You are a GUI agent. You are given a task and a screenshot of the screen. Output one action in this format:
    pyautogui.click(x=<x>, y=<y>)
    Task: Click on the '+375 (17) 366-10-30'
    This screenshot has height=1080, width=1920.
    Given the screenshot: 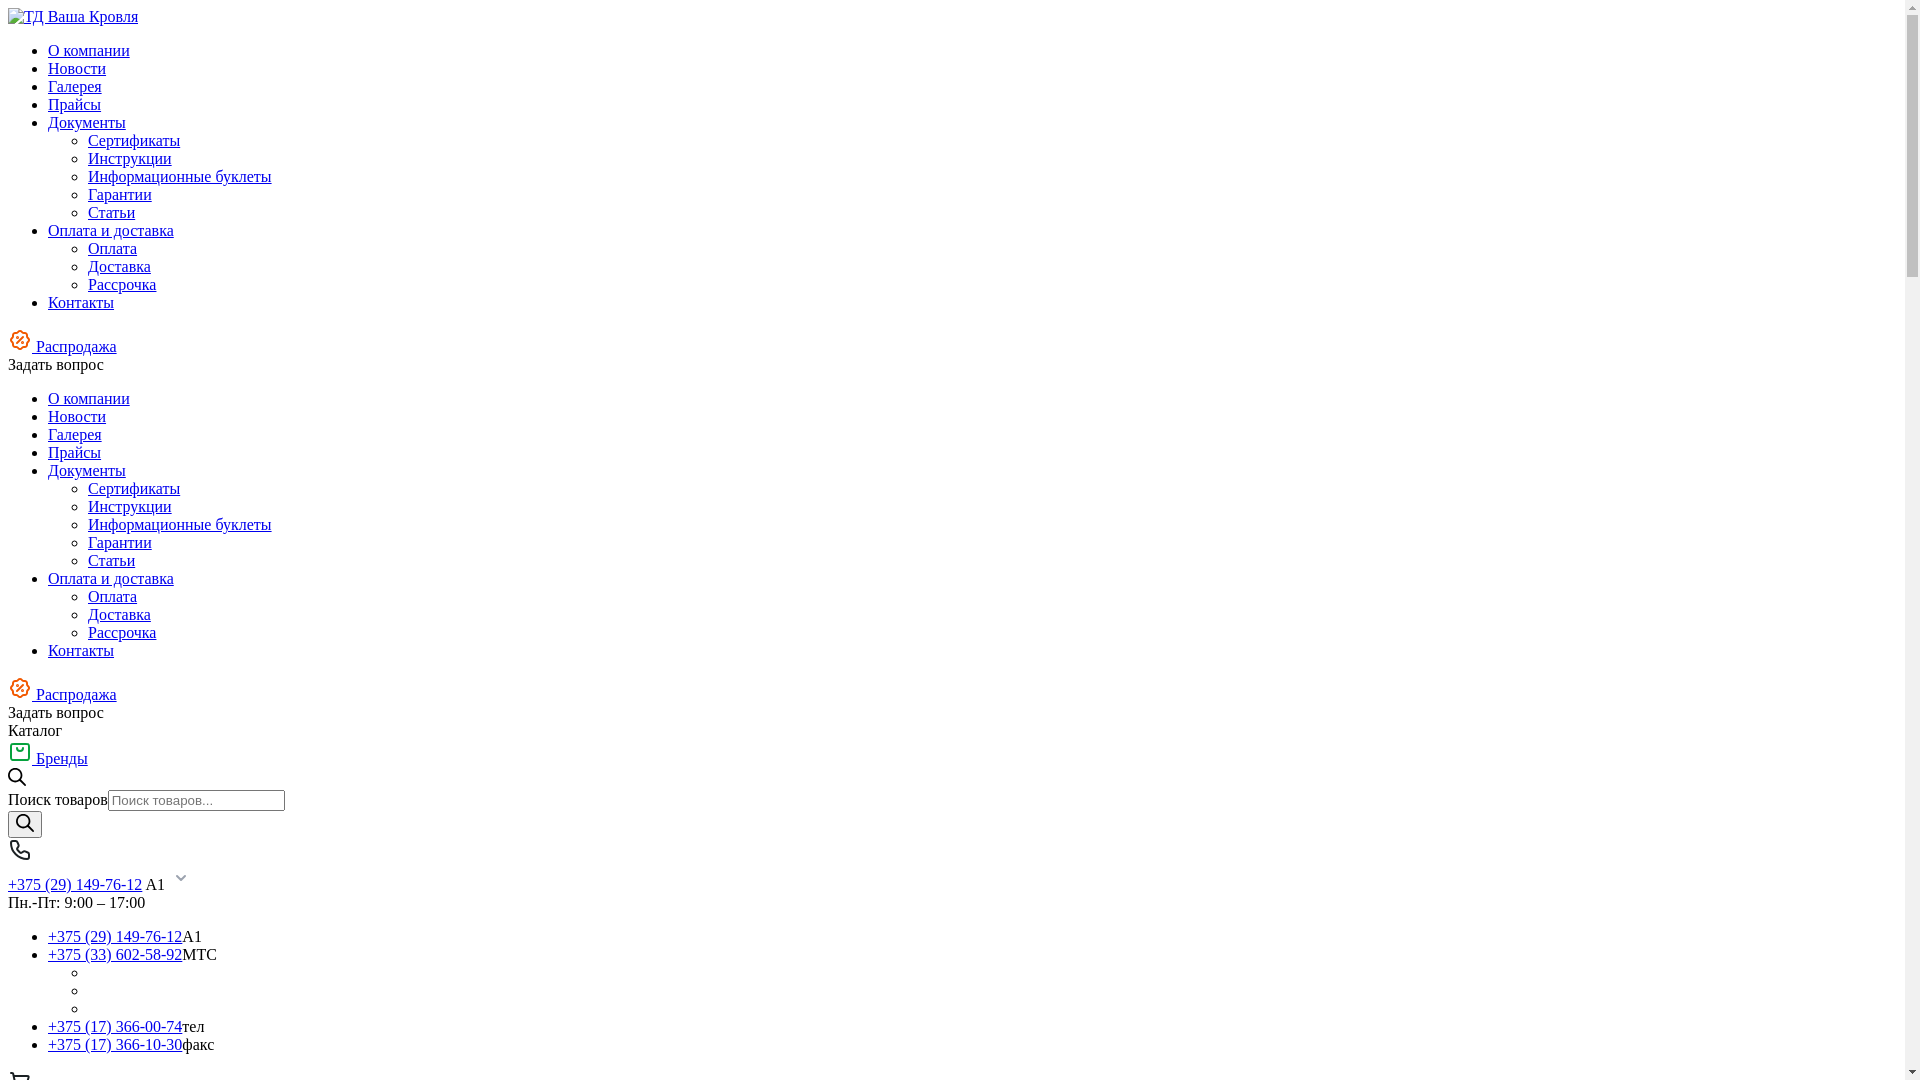 What is the action you would take?
    pyautogui.click(x=48, y=1043)
    